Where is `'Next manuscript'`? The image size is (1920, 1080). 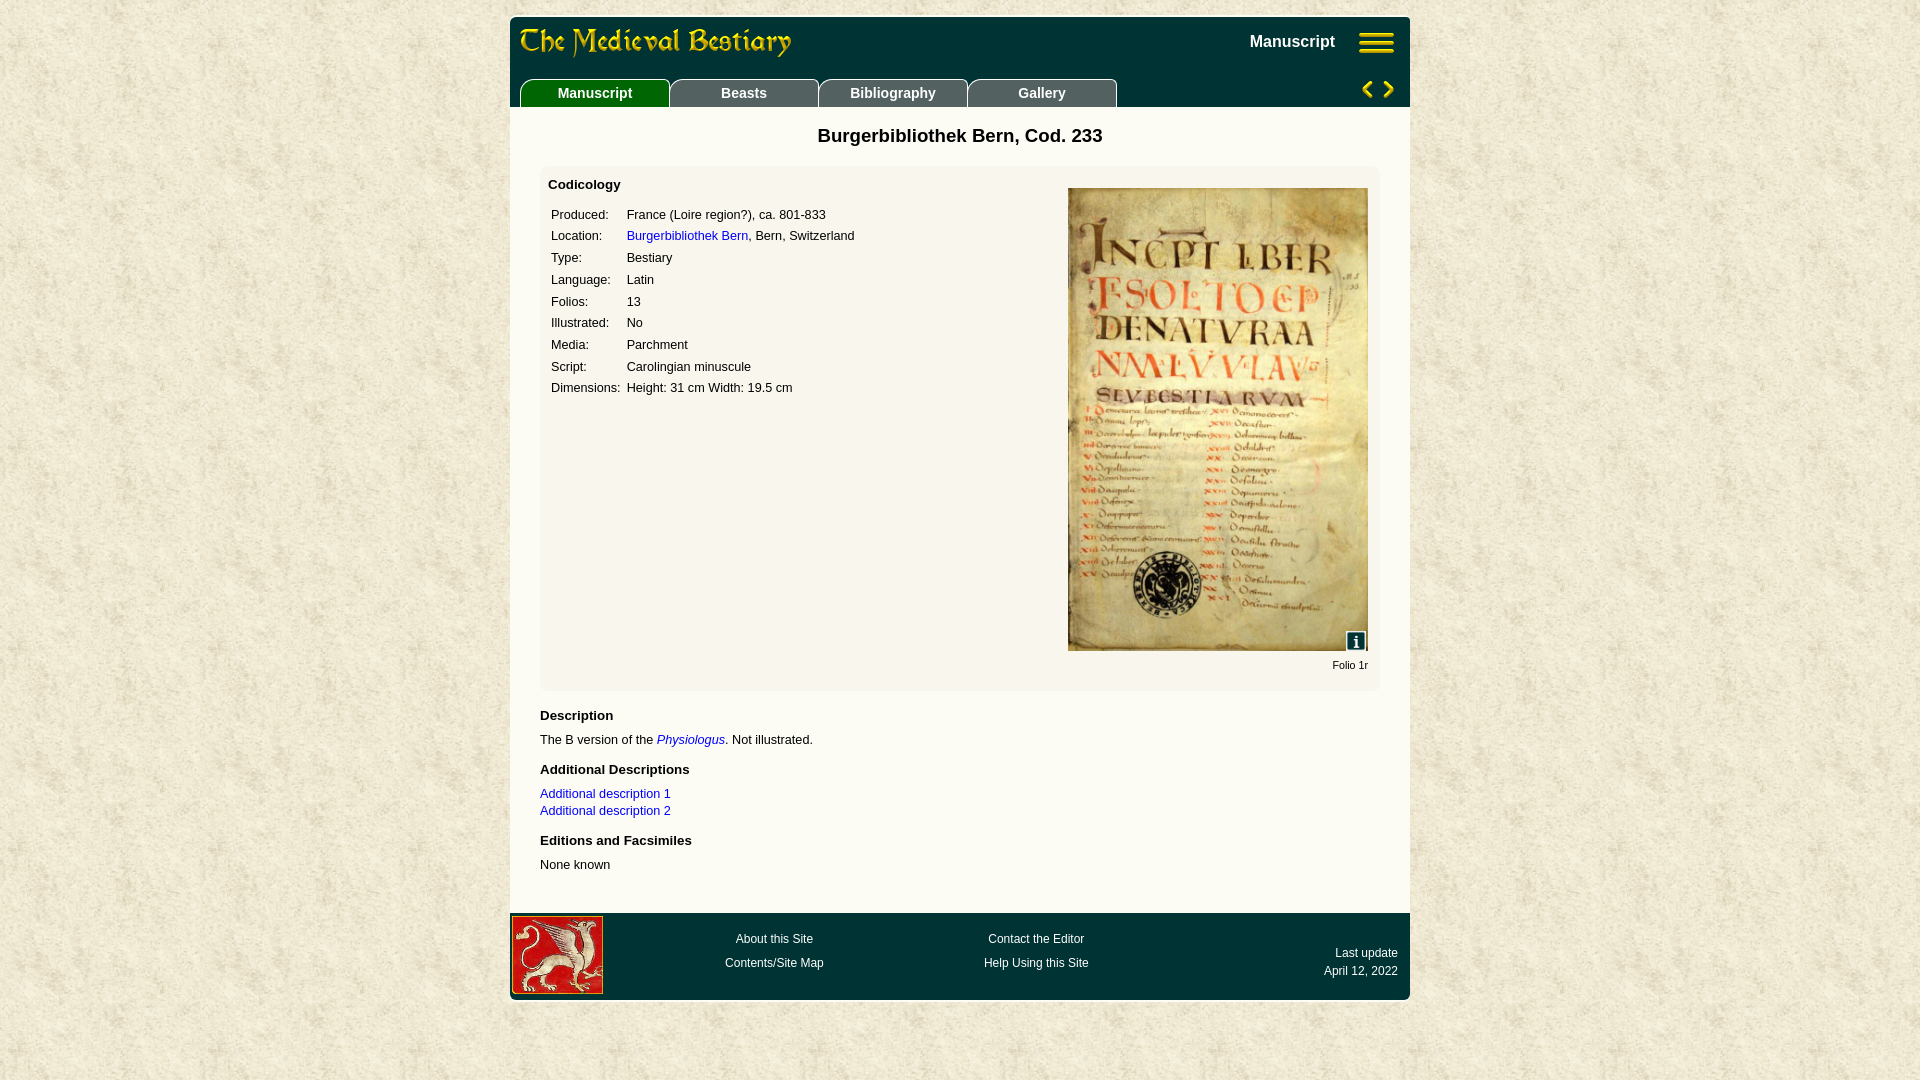 'Next manuscript' is located at coordinates (1385, 92).